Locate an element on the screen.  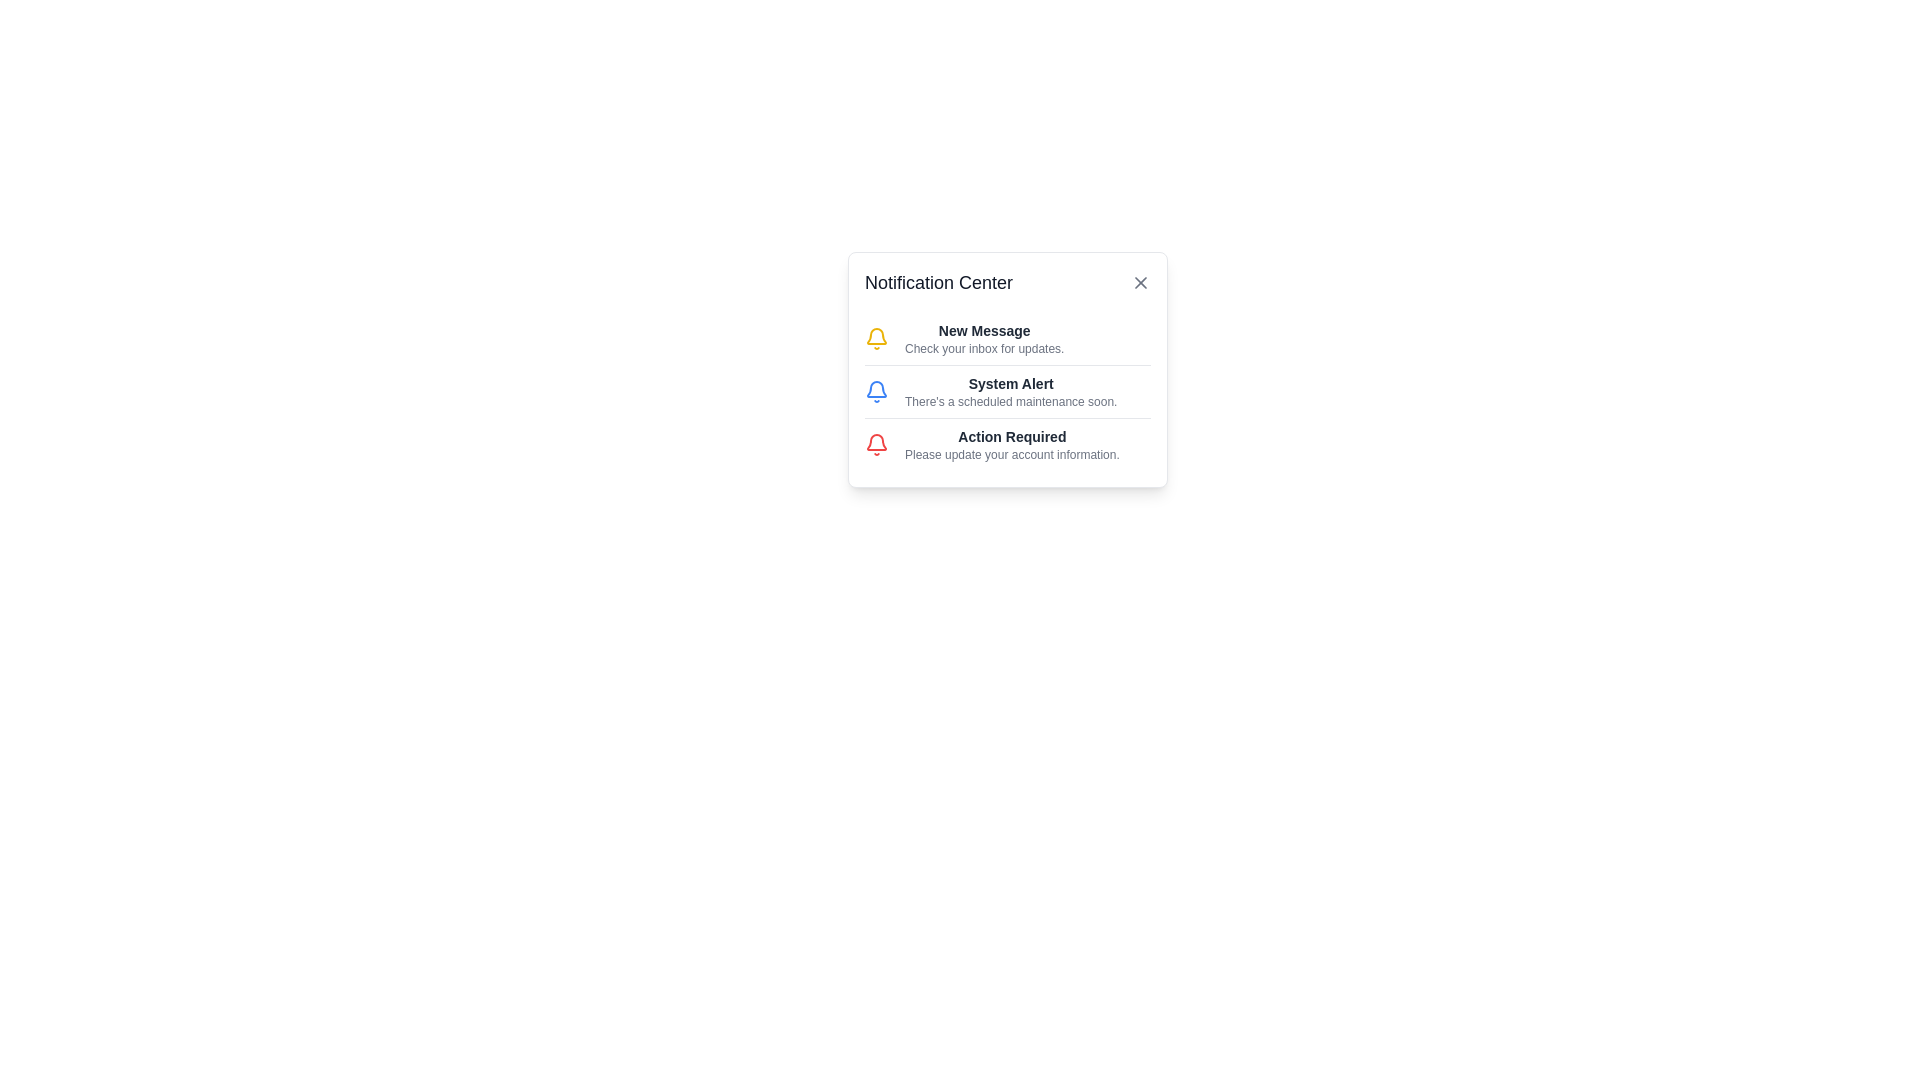
the Notification card entry titled 'Action Required' with the description 'Please update your account information.' in the Notification Center is located at coordinates (1008, 443).